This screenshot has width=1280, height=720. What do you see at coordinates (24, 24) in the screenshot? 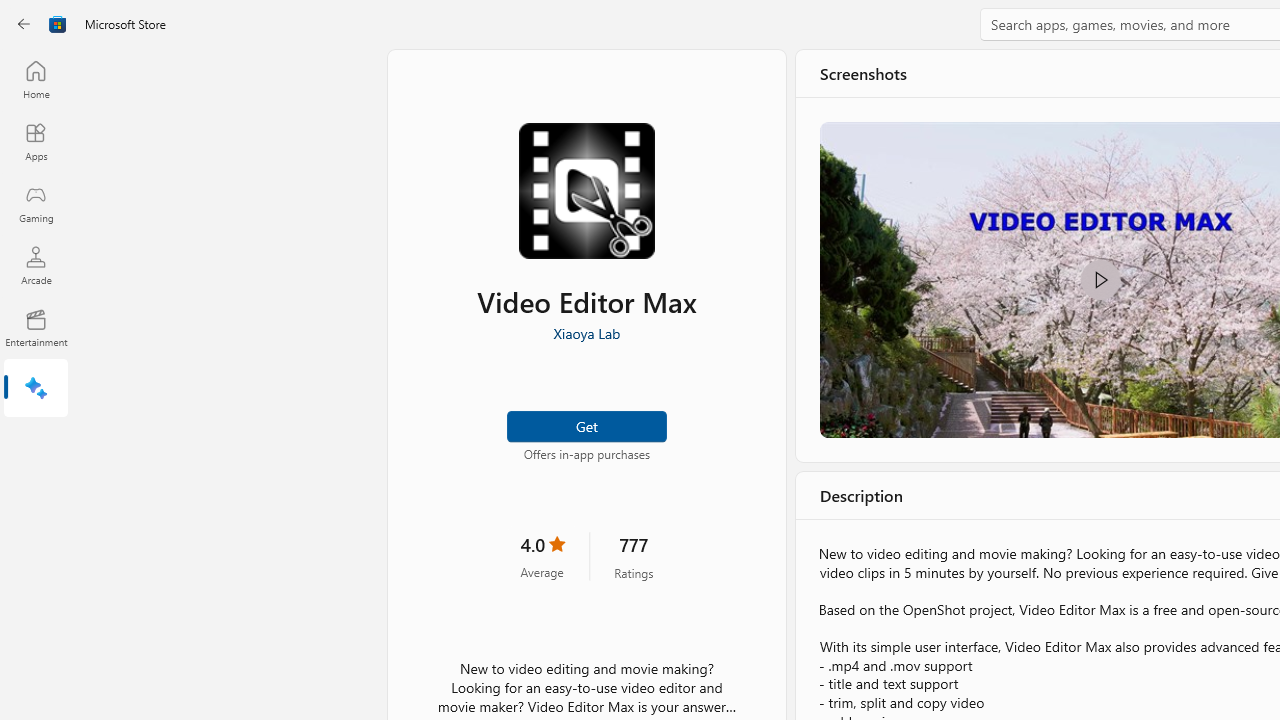
I see `'Back'` at bounding box center [24, 24].